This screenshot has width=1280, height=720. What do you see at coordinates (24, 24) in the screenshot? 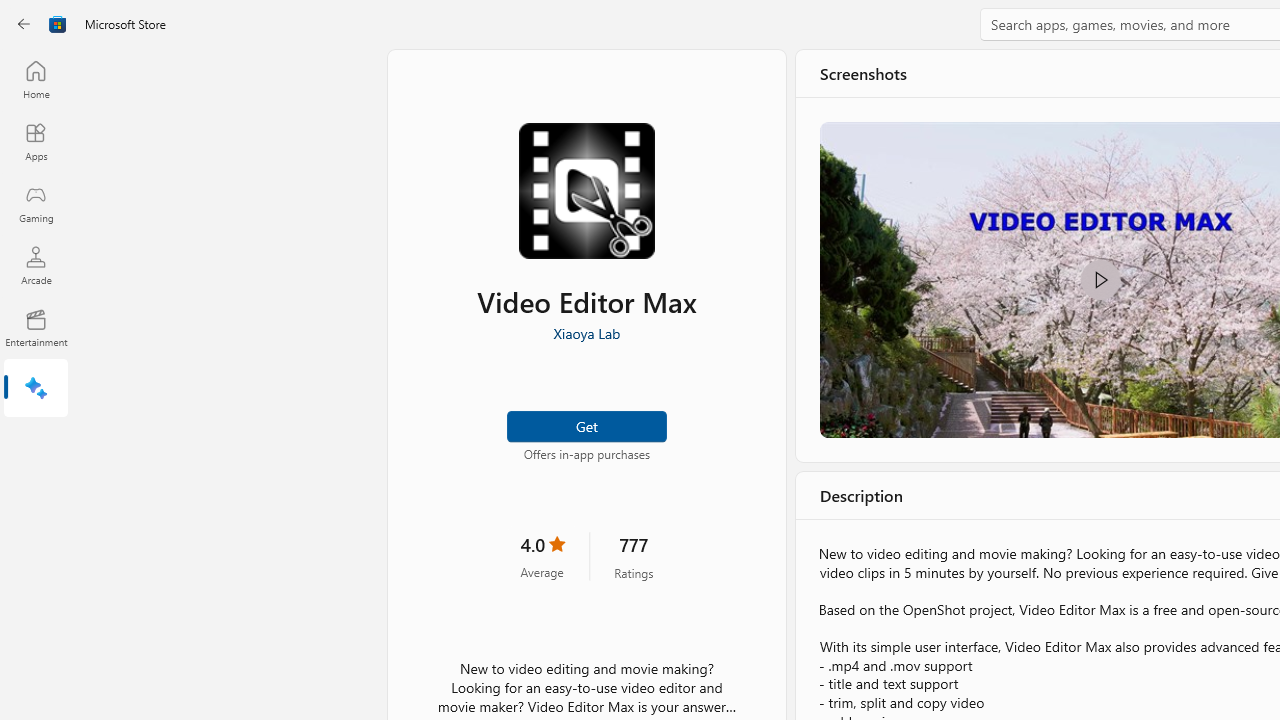
I see `'Back'` at bounding box center [24, 24].